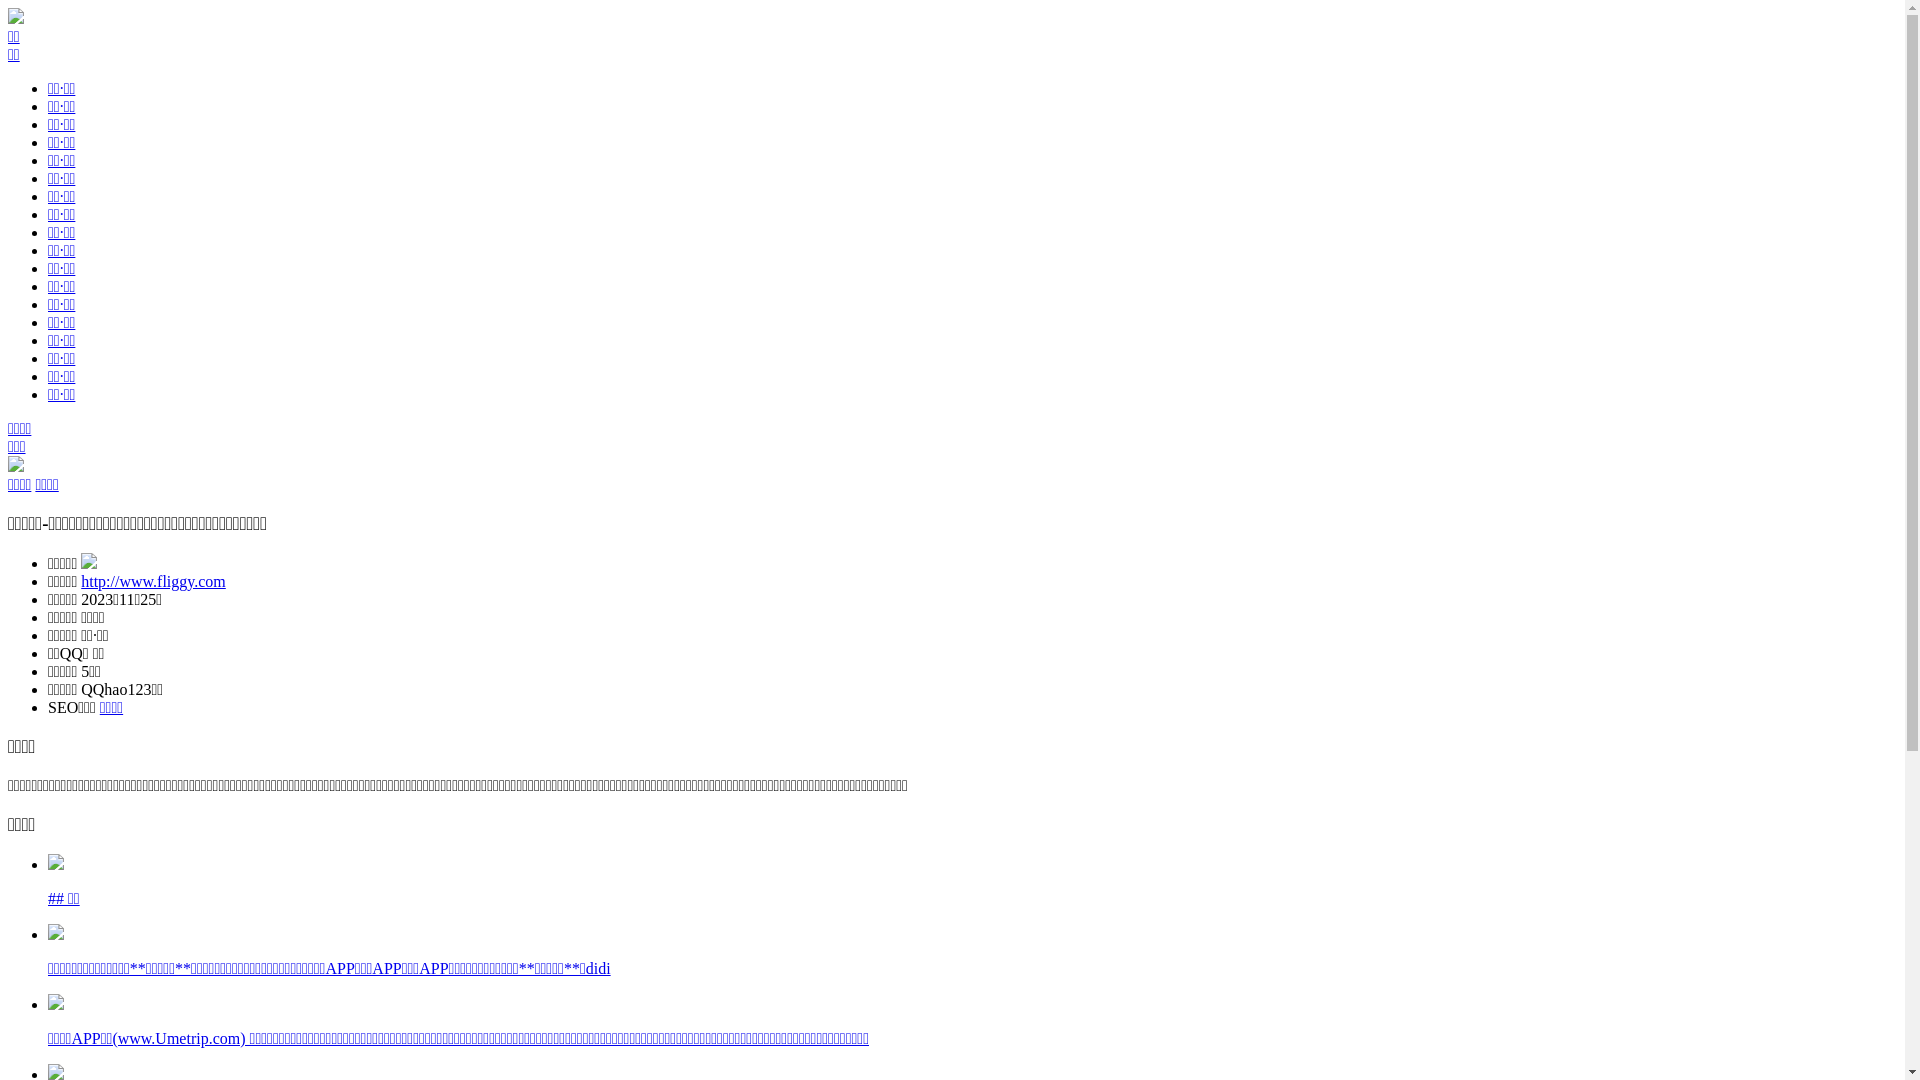 The width and height of the screenshot is (1920, 1080). I want to click on 'http://www.fliggy.com', so click(152, 581).